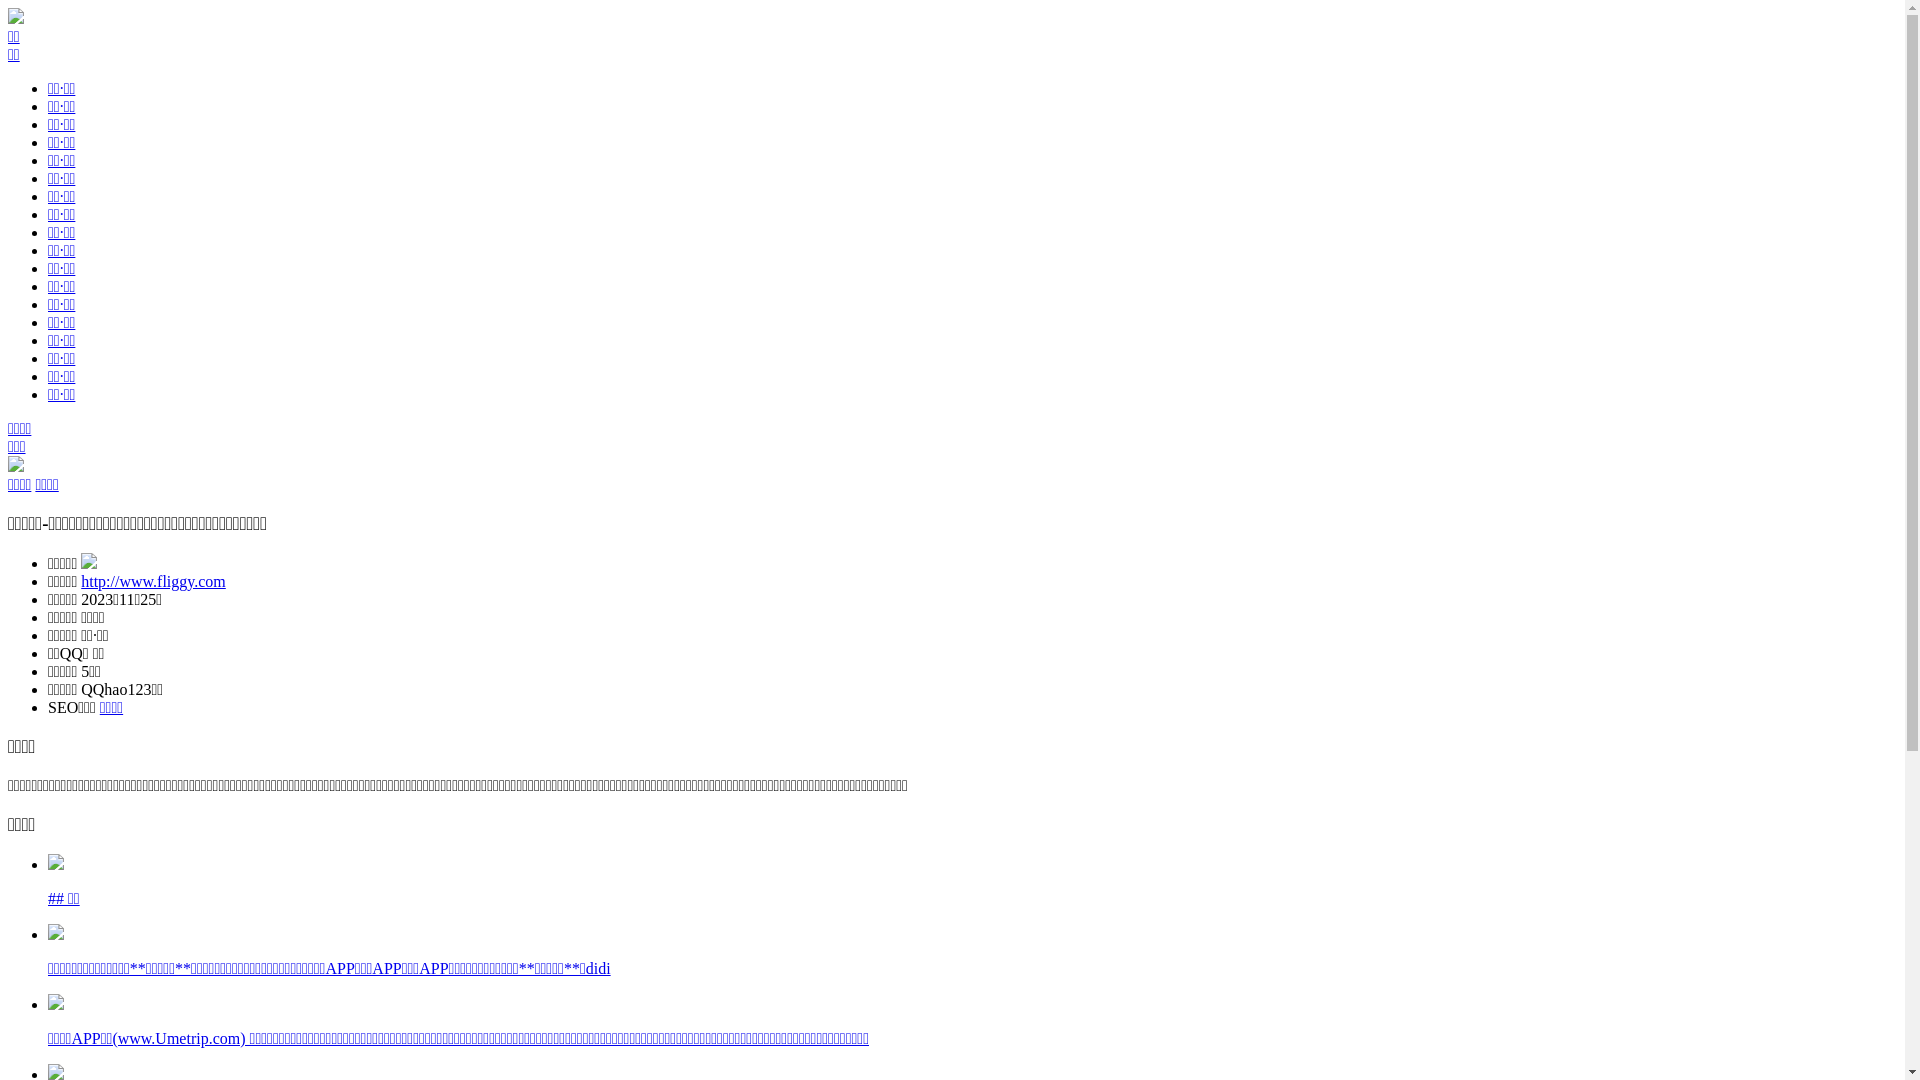 The width and height of the screenshot is (1920, 1080). I want to click on 'http://www.fliggy.com', so click(152, 581).